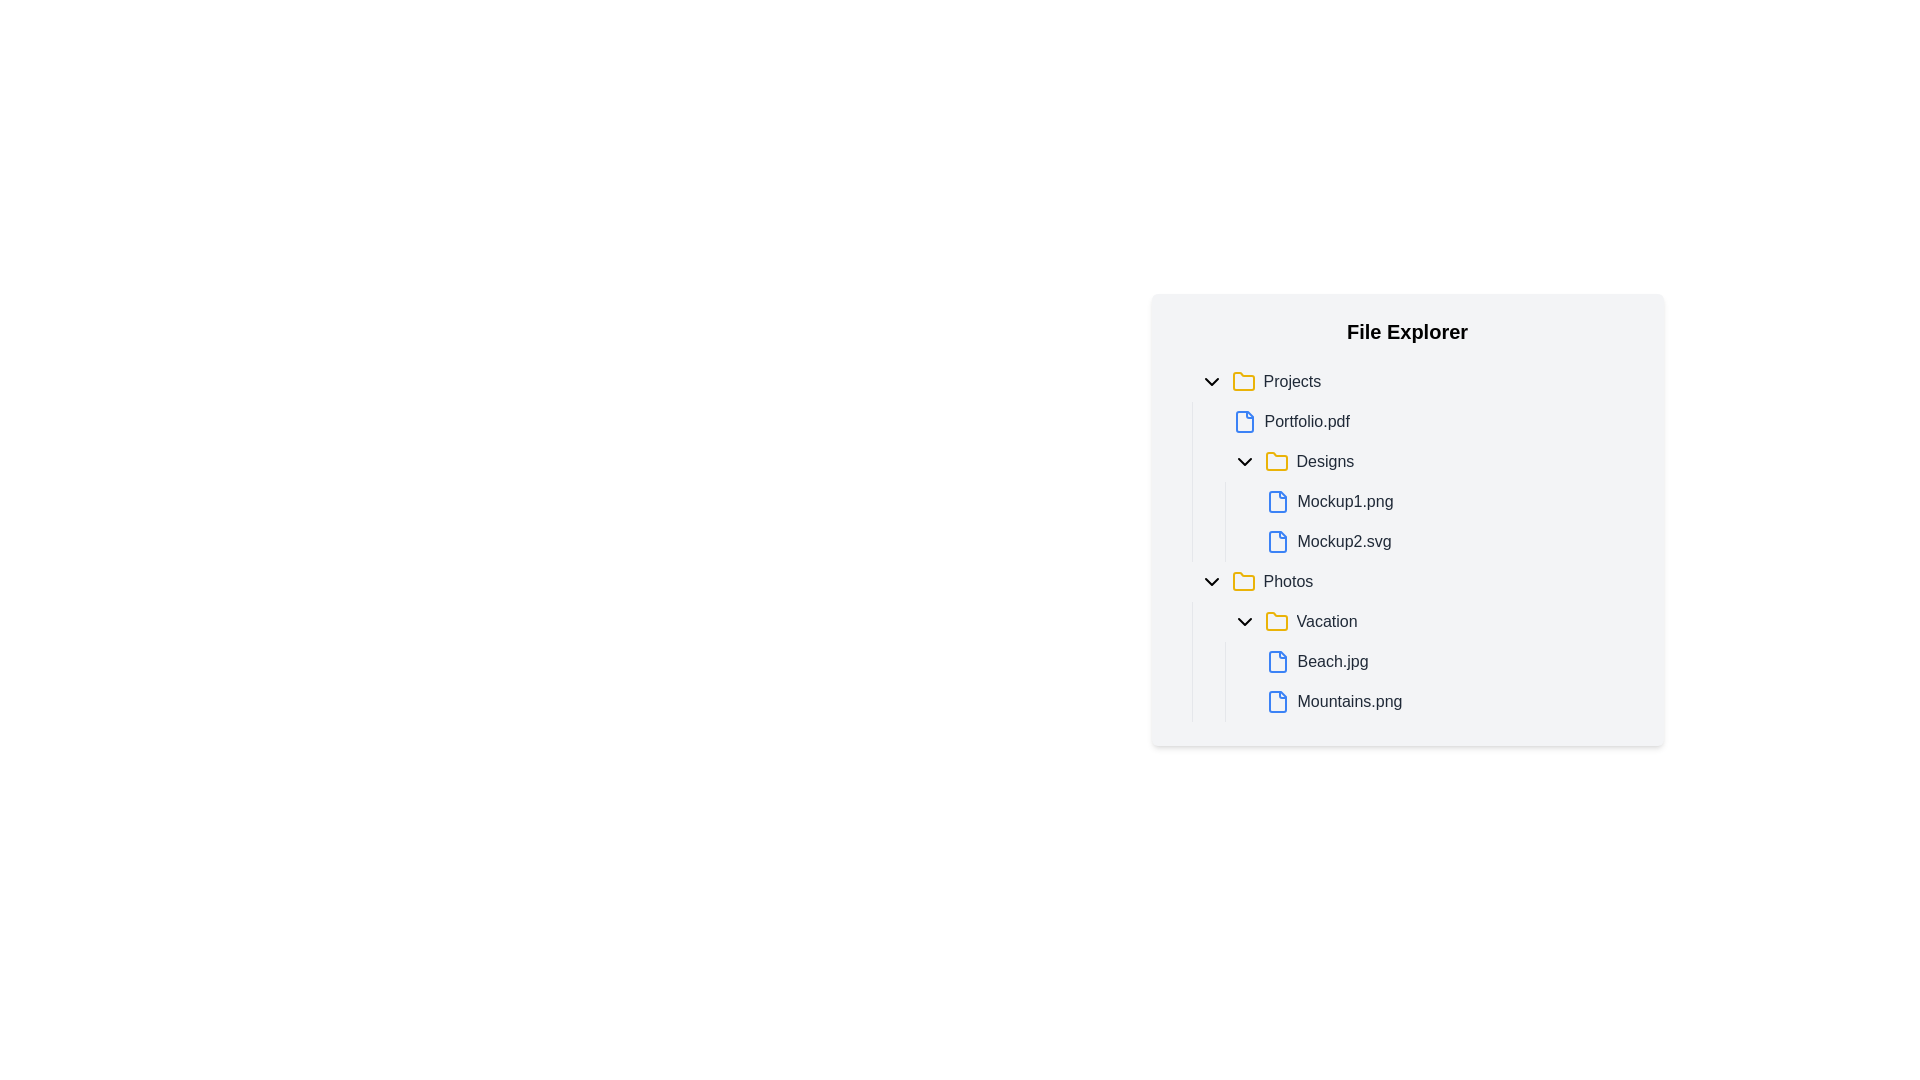 The image size is (1920, 1080). Describe the element at coordinates (1276, 542) in the screenshot. I see `the document icon representing the file 'Mockup2.svg' in the 'Designs' folder within the file explorer interface` at that location.